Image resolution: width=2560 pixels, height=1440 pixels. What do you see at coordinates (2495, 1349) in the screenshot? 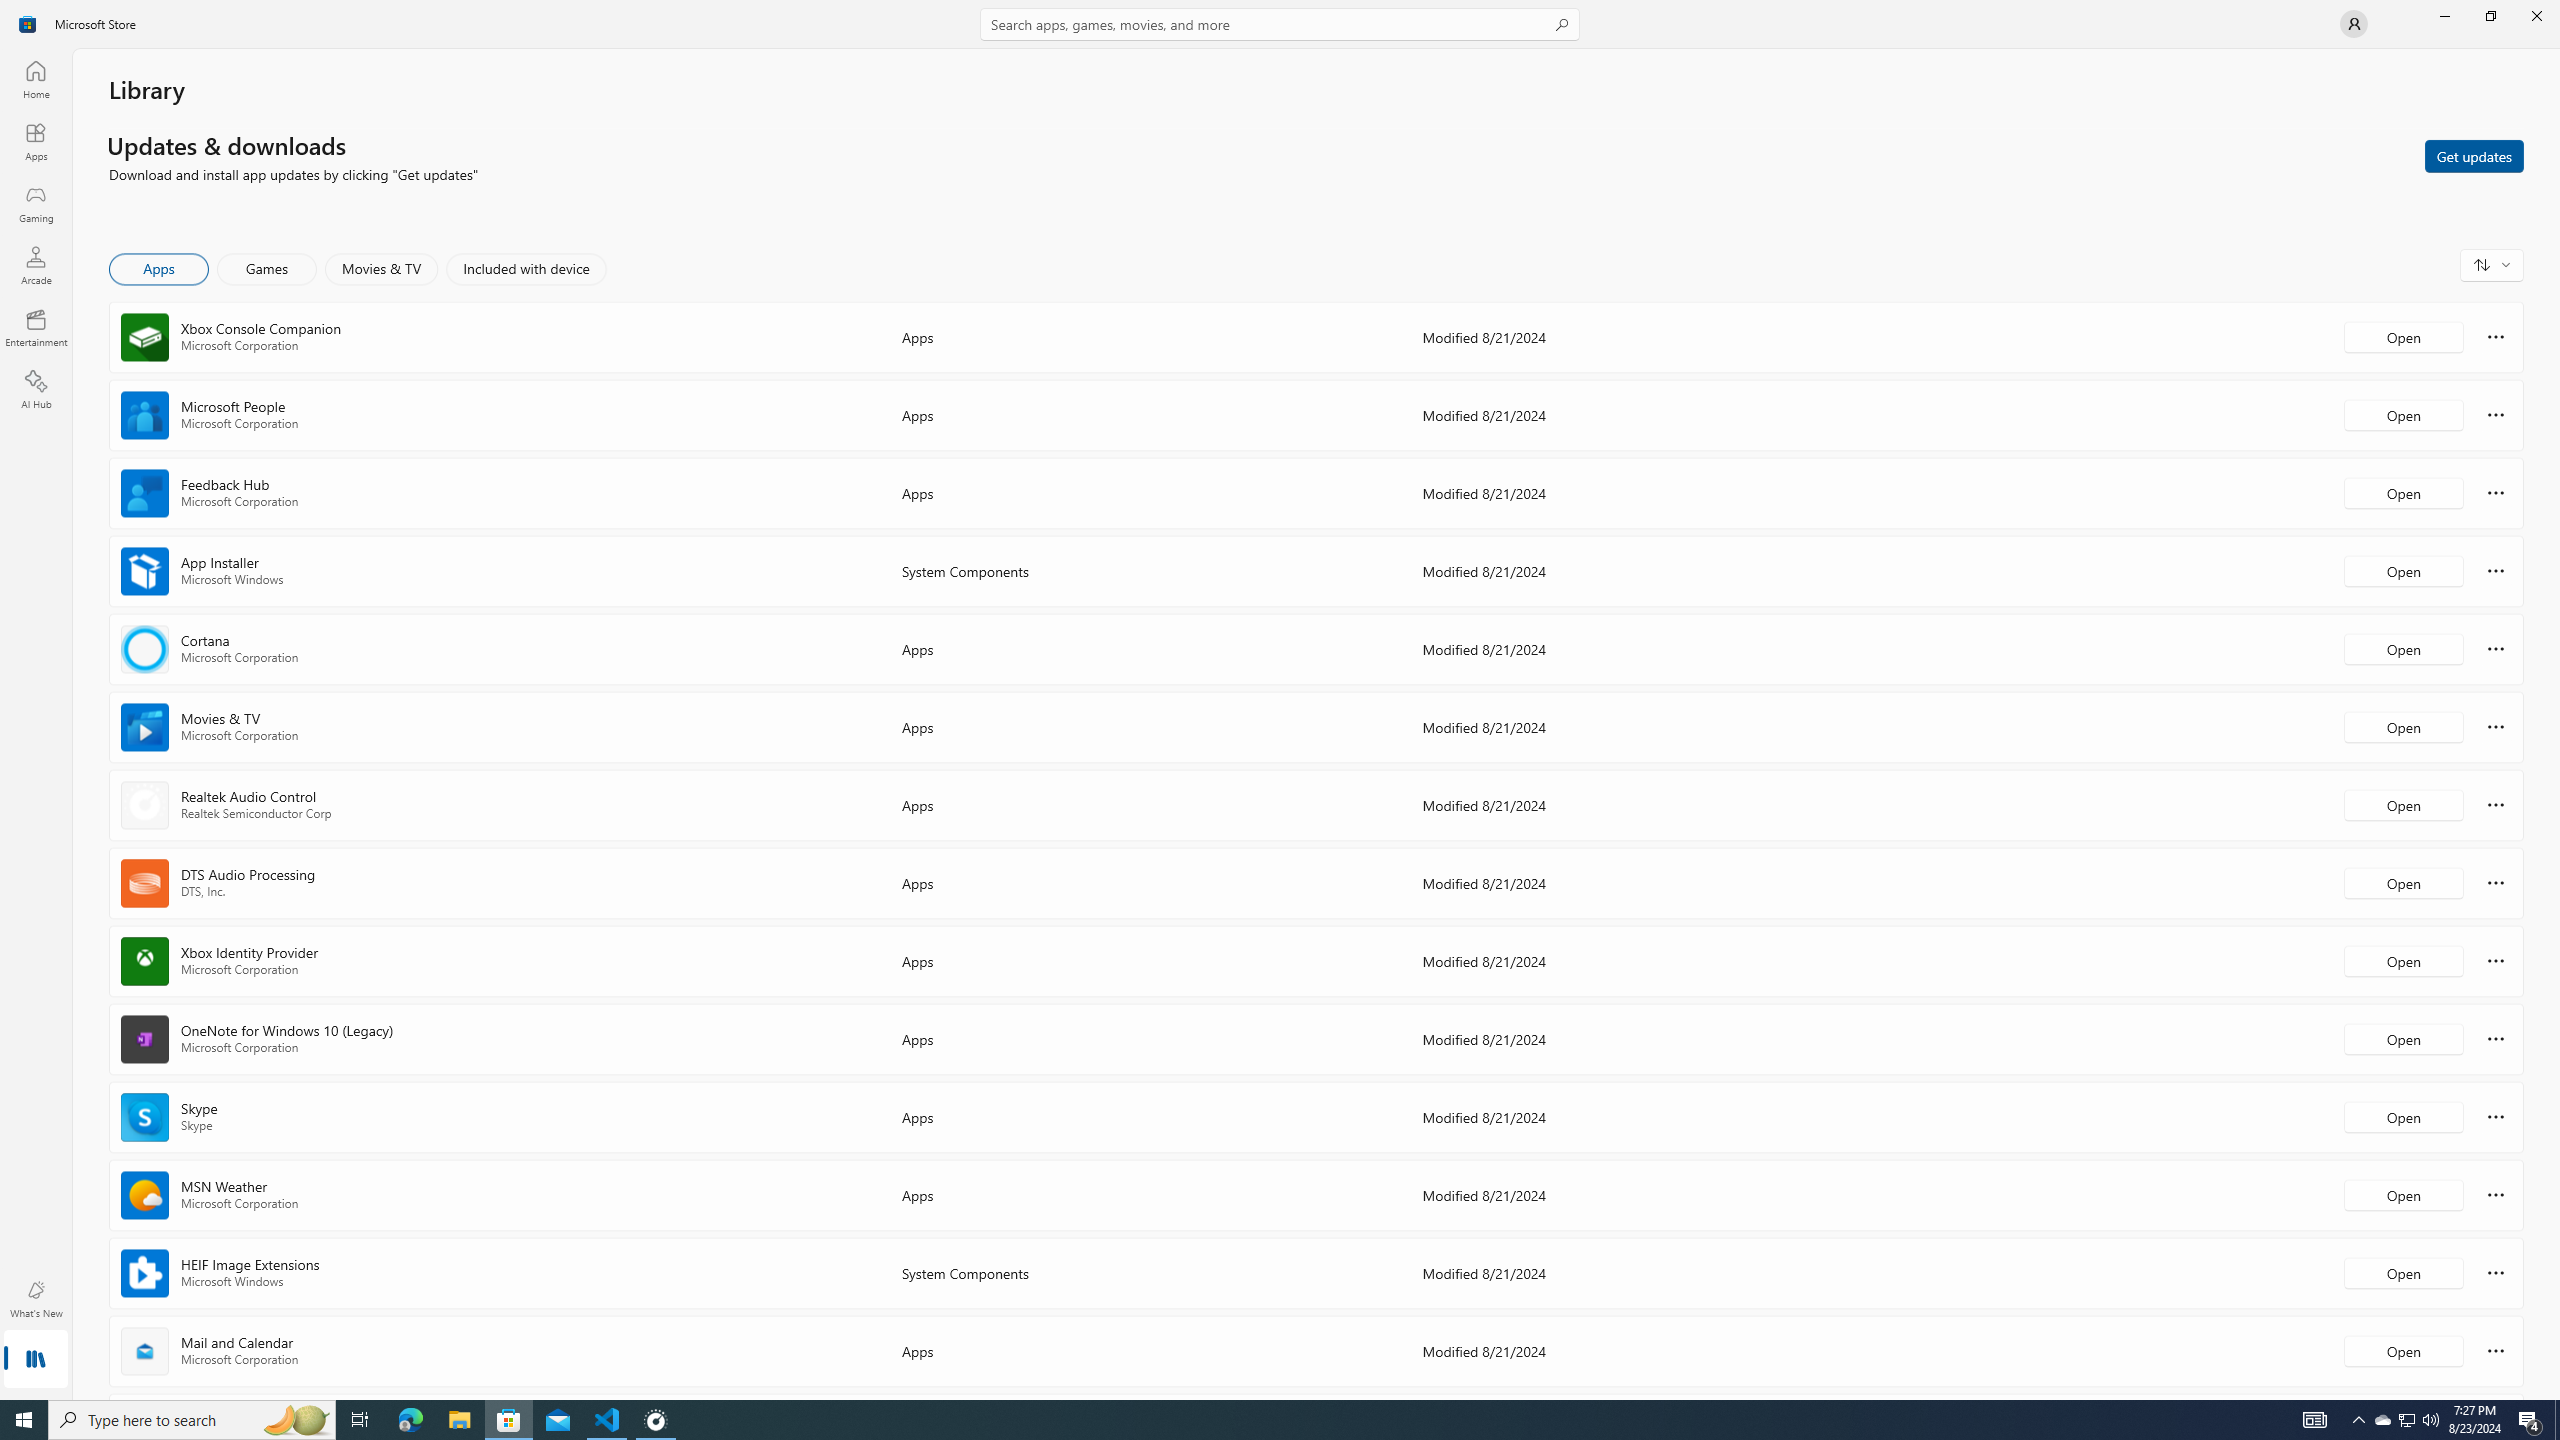
I see `'More options'` at bounding box center [2495, 1349].